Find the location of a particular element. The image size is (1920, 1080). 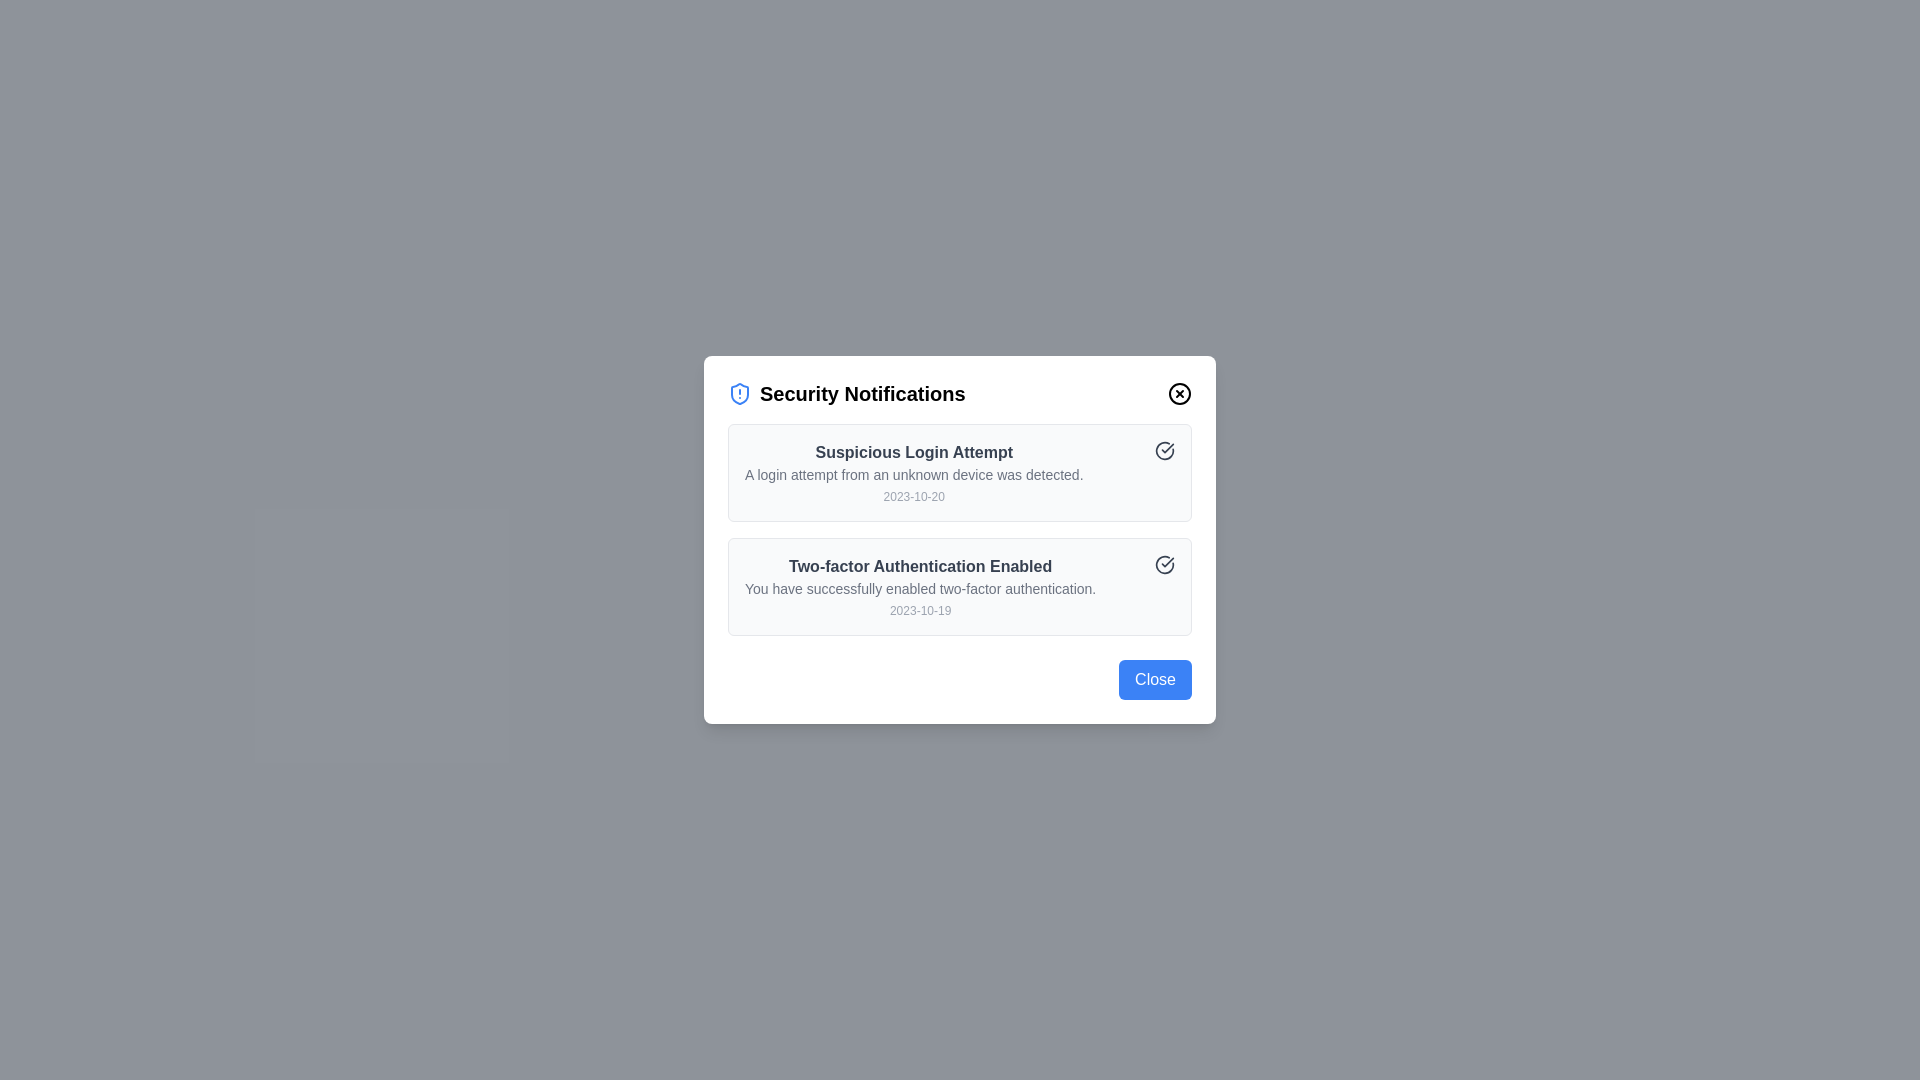

the bold text header titled 'Security Notifications' with the blue shield icon, located at the top-left section of the modal dialog is located at coordinates (846, 393).